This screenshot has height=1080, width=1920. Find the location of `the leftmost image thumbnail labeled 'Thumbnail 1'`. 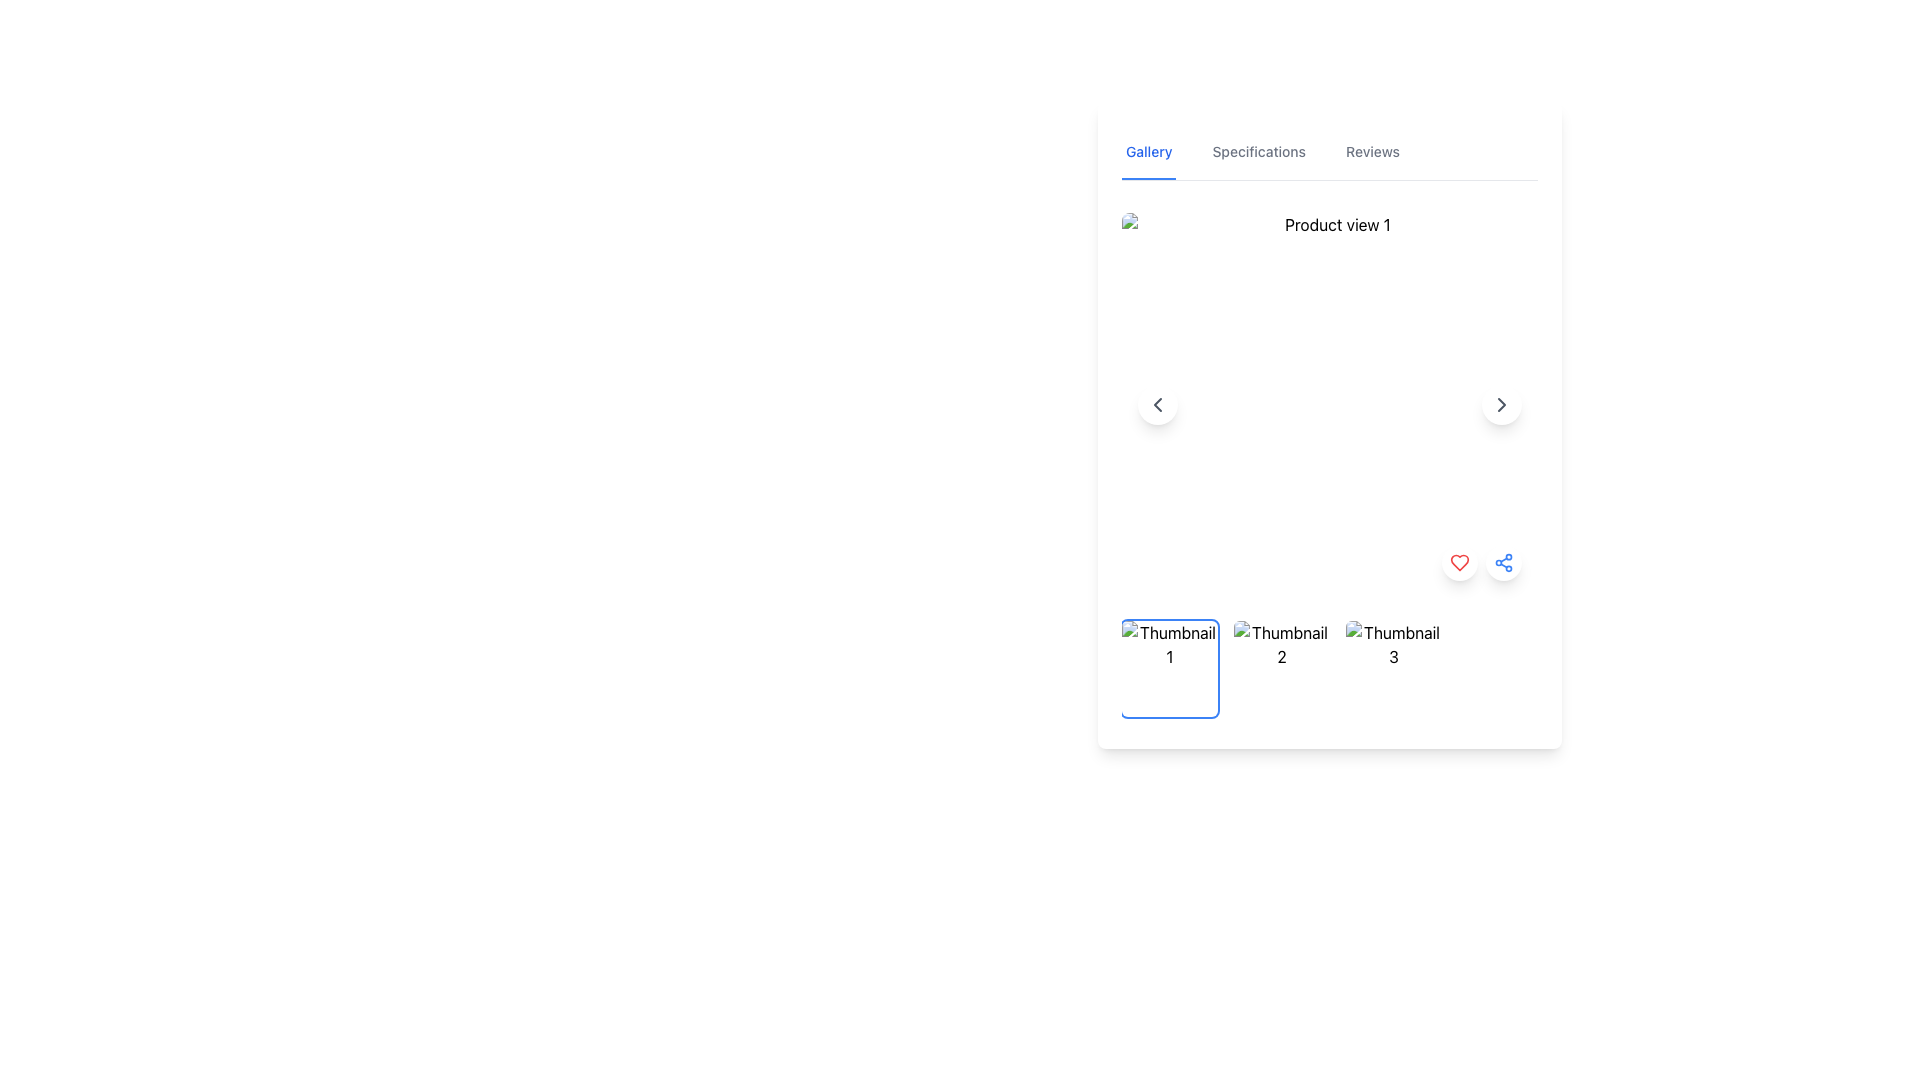

the leftmost image thumbnail labeled 'Thumbnail 1' is located at coordinates (1170, 668).